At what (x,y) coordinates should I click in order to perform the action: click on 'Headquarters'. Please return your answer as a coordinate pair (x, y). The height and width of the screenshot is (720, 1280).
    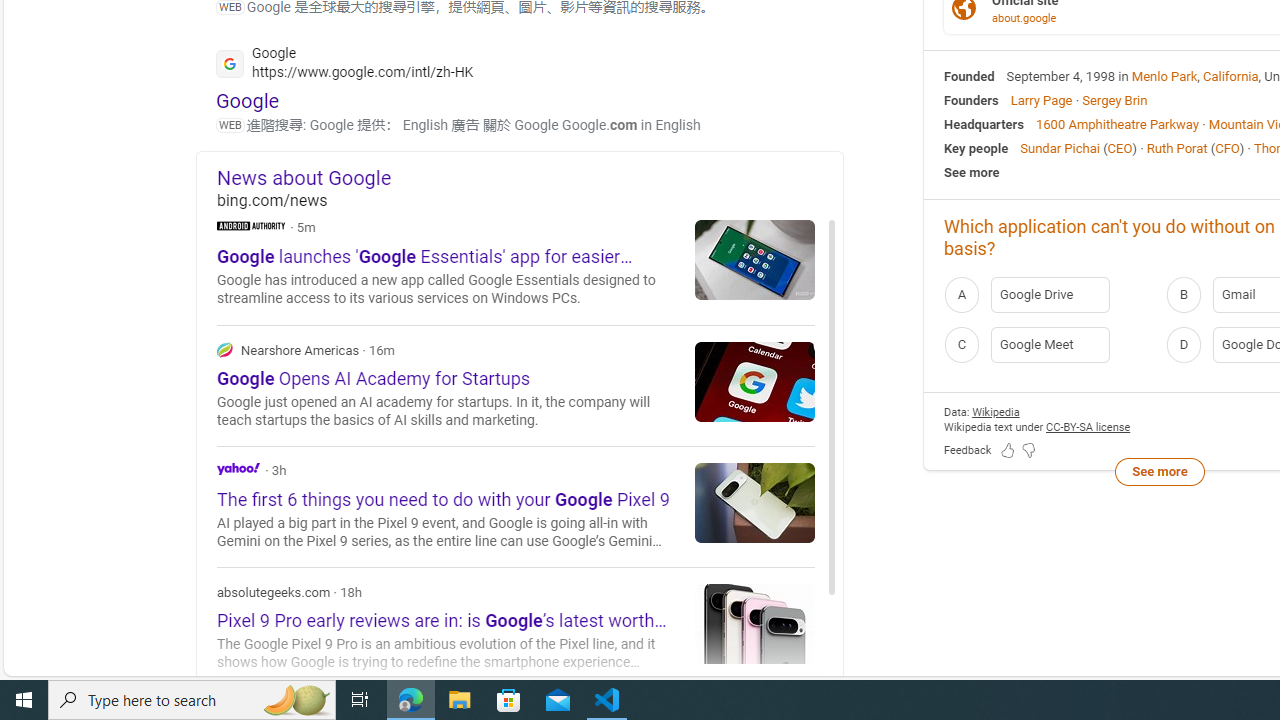
    Looking at the image, I should click on (984, 123).